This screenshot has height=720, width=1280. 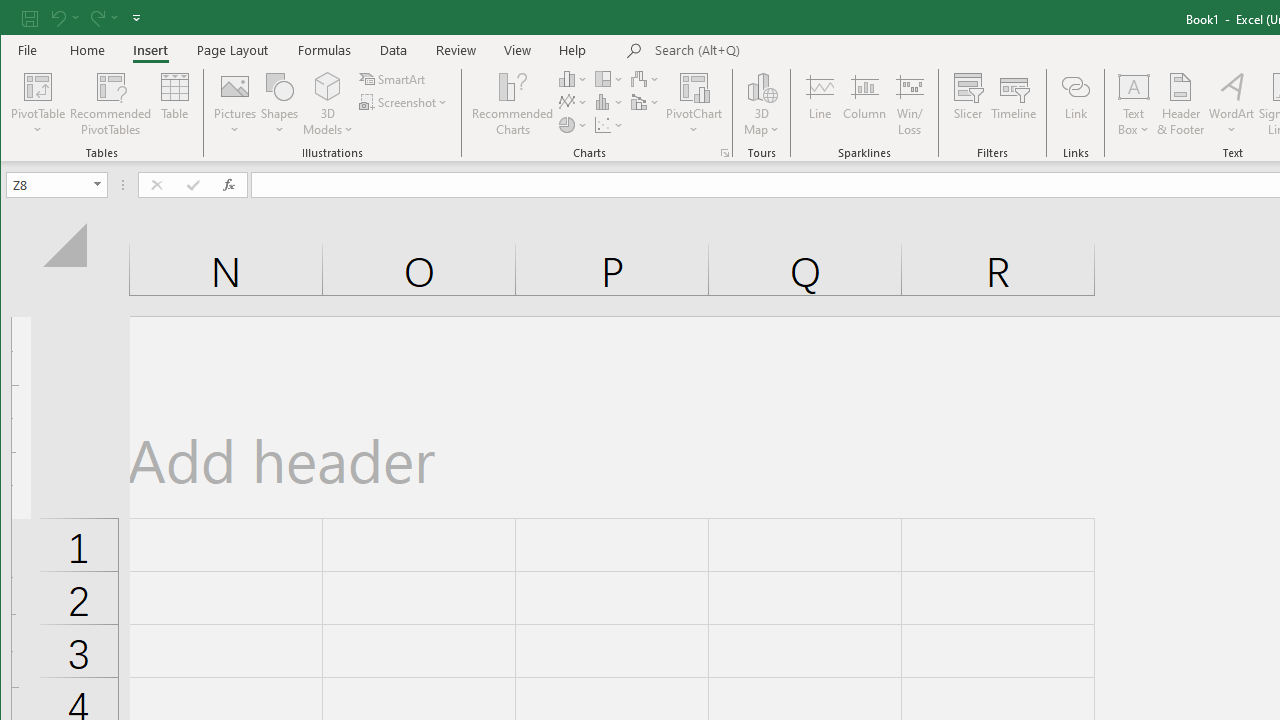 What do you see at coordinates (232, 49) in the screenshot?
I see `'Page Layout'` at bounding box center [232, 49].